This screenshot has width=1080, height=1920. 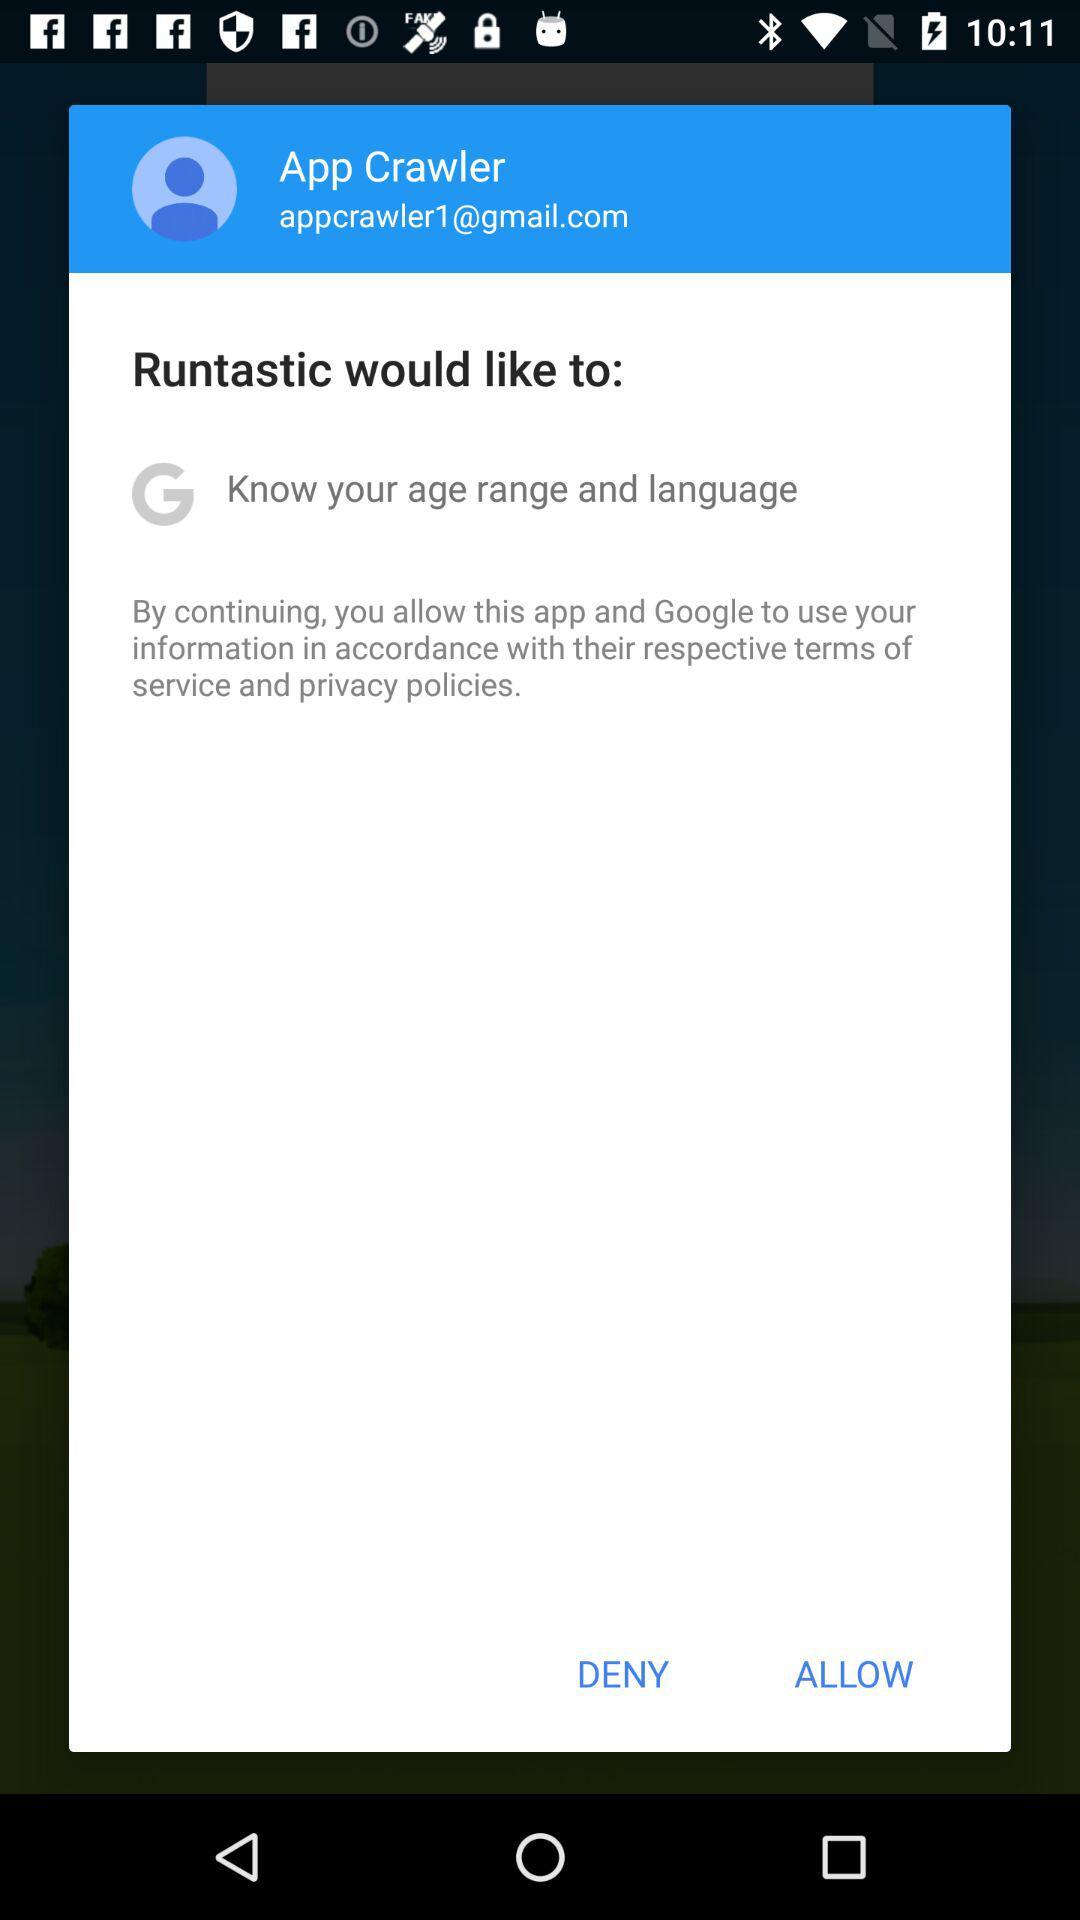 What do you see at coordinates (621, 1673) in the screenshot?
I see `the item below the by continuing you icon` at bounding box center [621, 1673].